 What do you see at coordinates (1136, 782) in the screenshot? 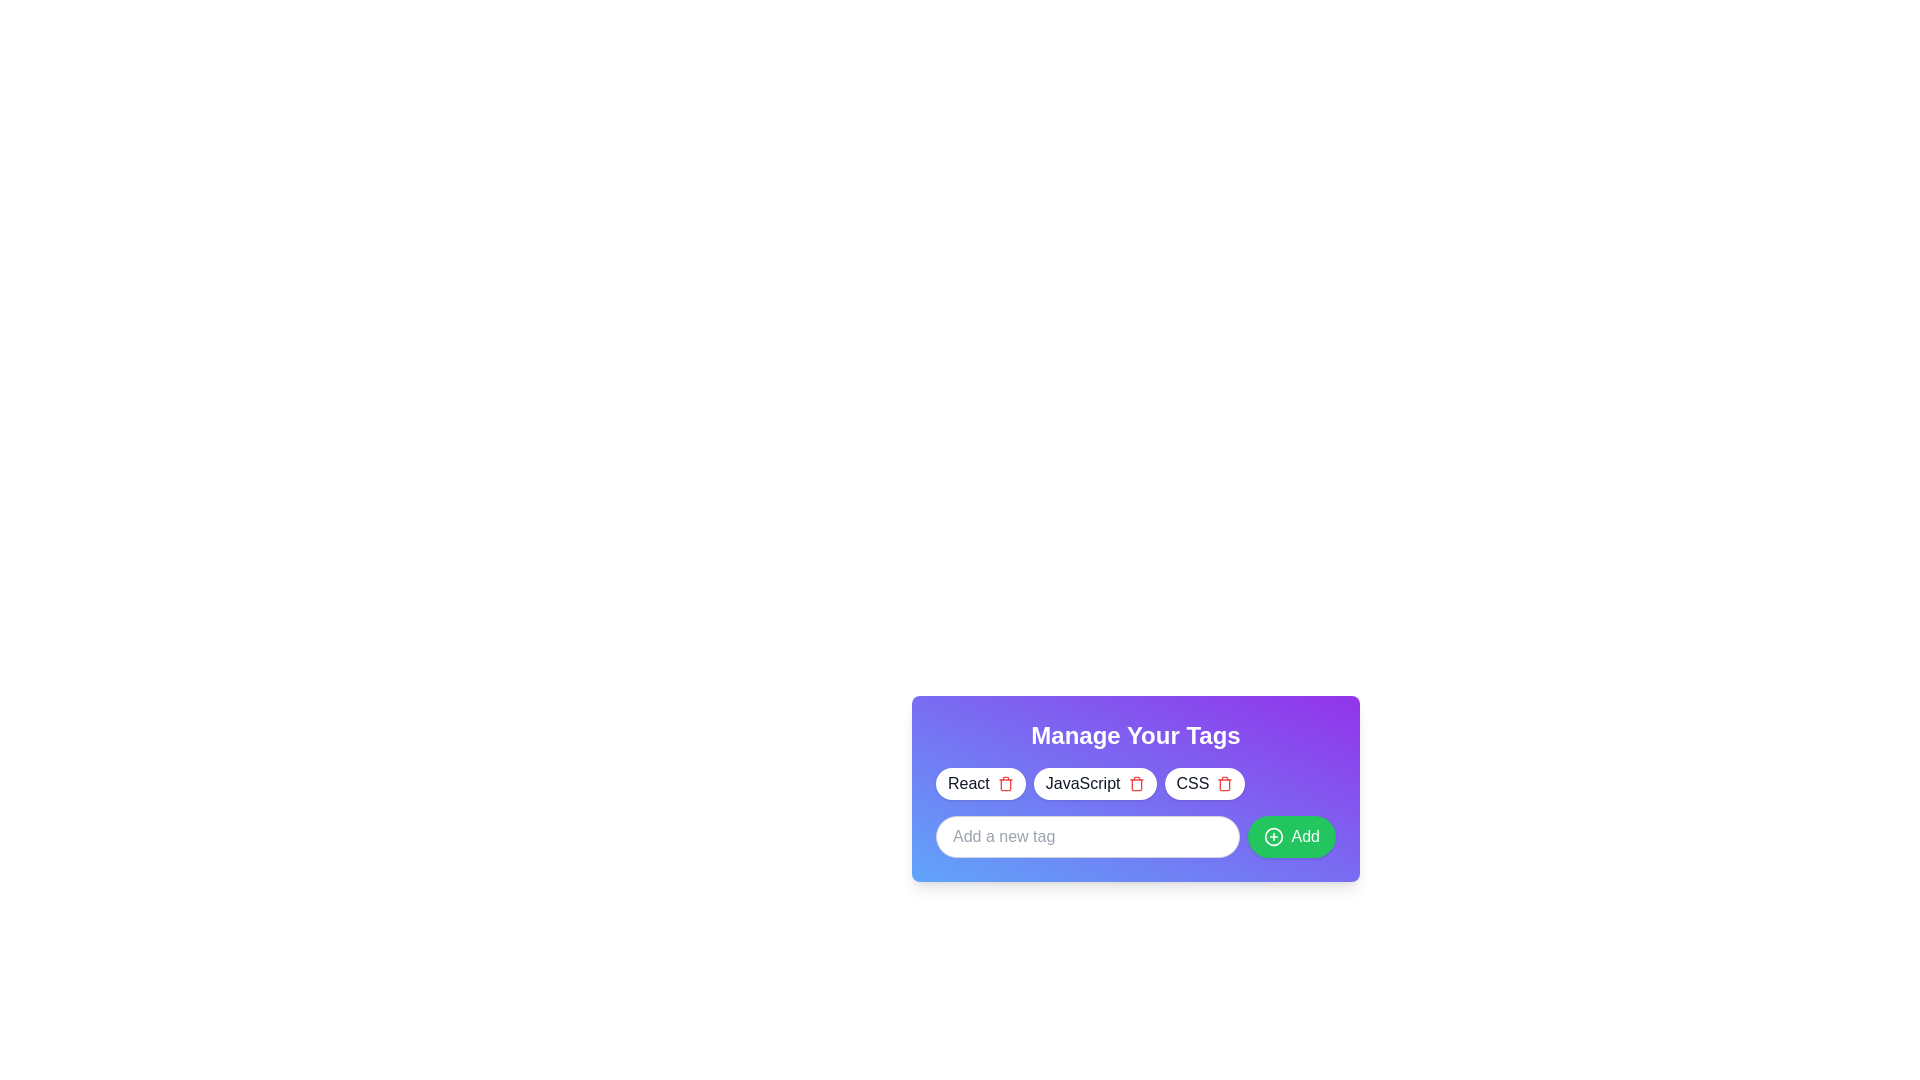
I see `the small red trash can icon button located to the right of the 'JavaScript' text` at bounding box center [1136, 782].